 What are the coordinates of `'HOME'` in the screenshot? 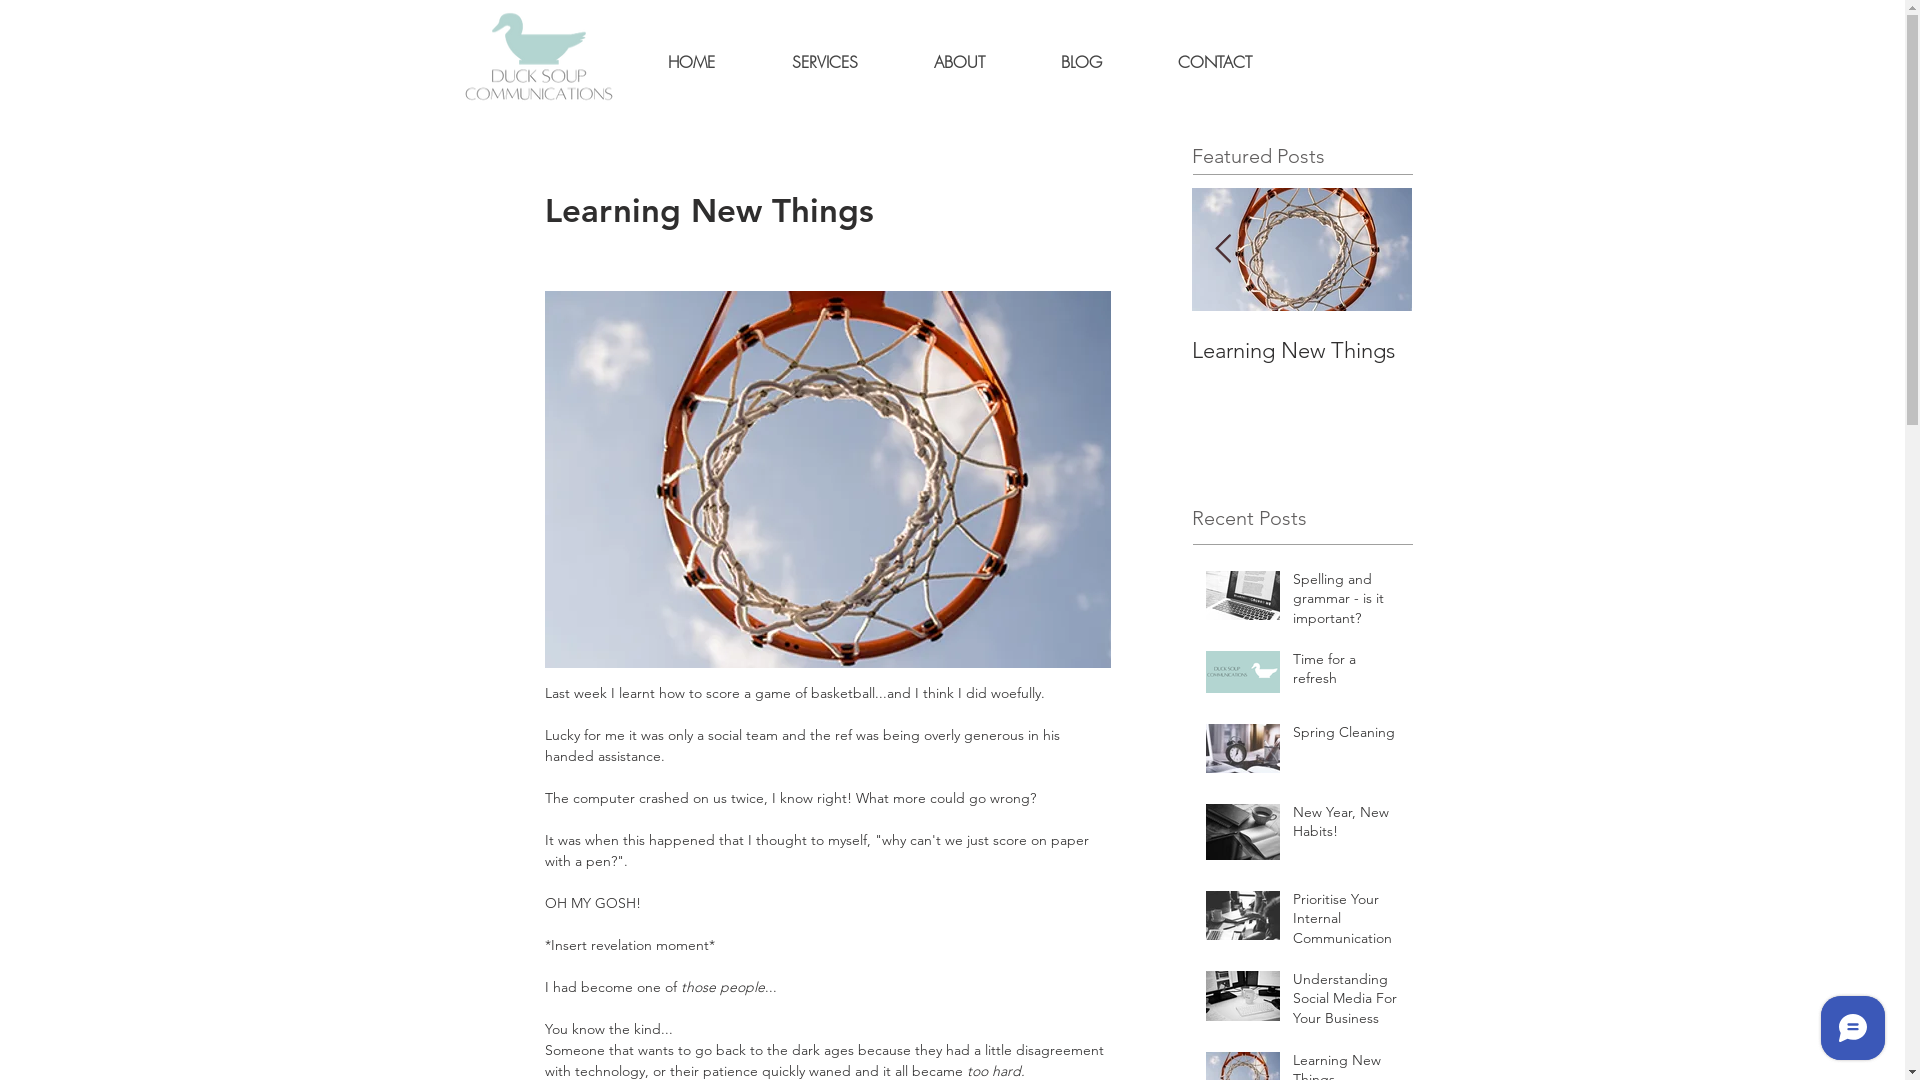 It's located at (628, 61).